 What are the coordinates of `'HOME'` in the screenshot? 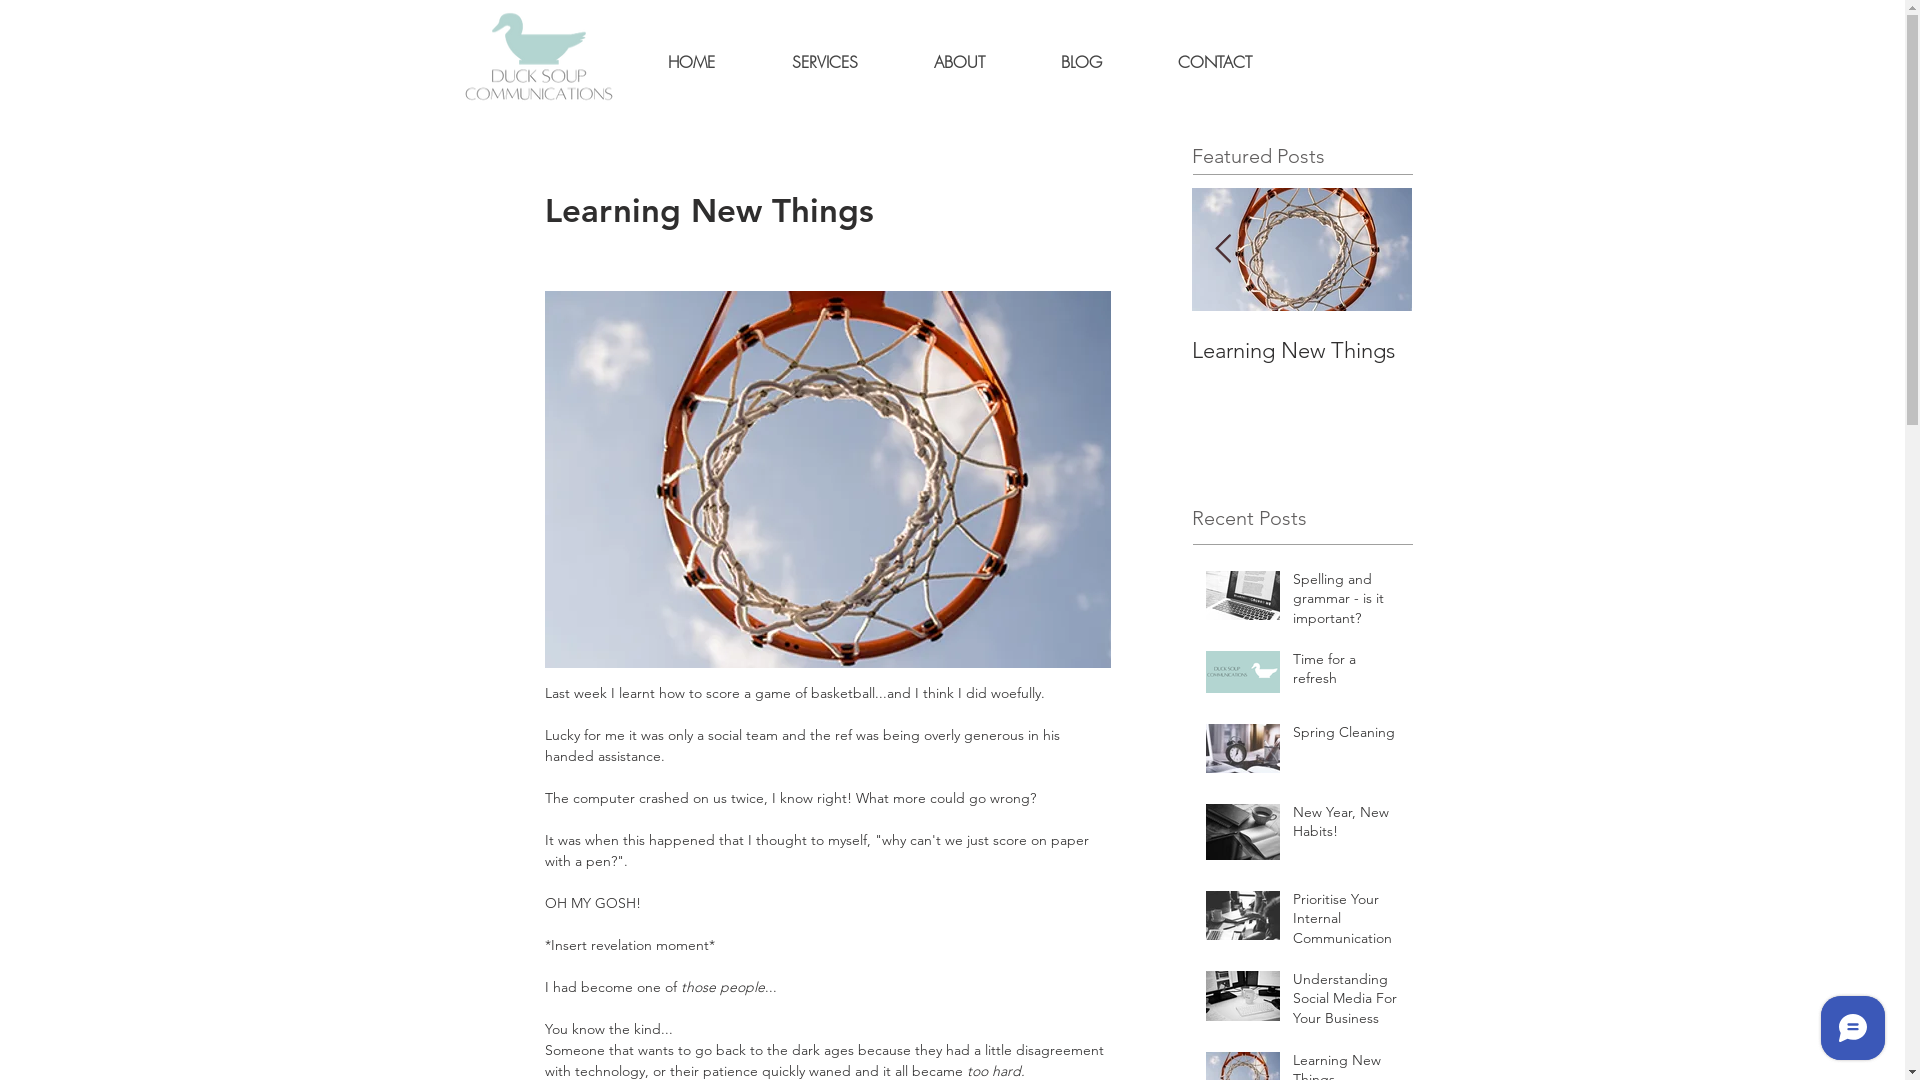 It's located at (628, 61).